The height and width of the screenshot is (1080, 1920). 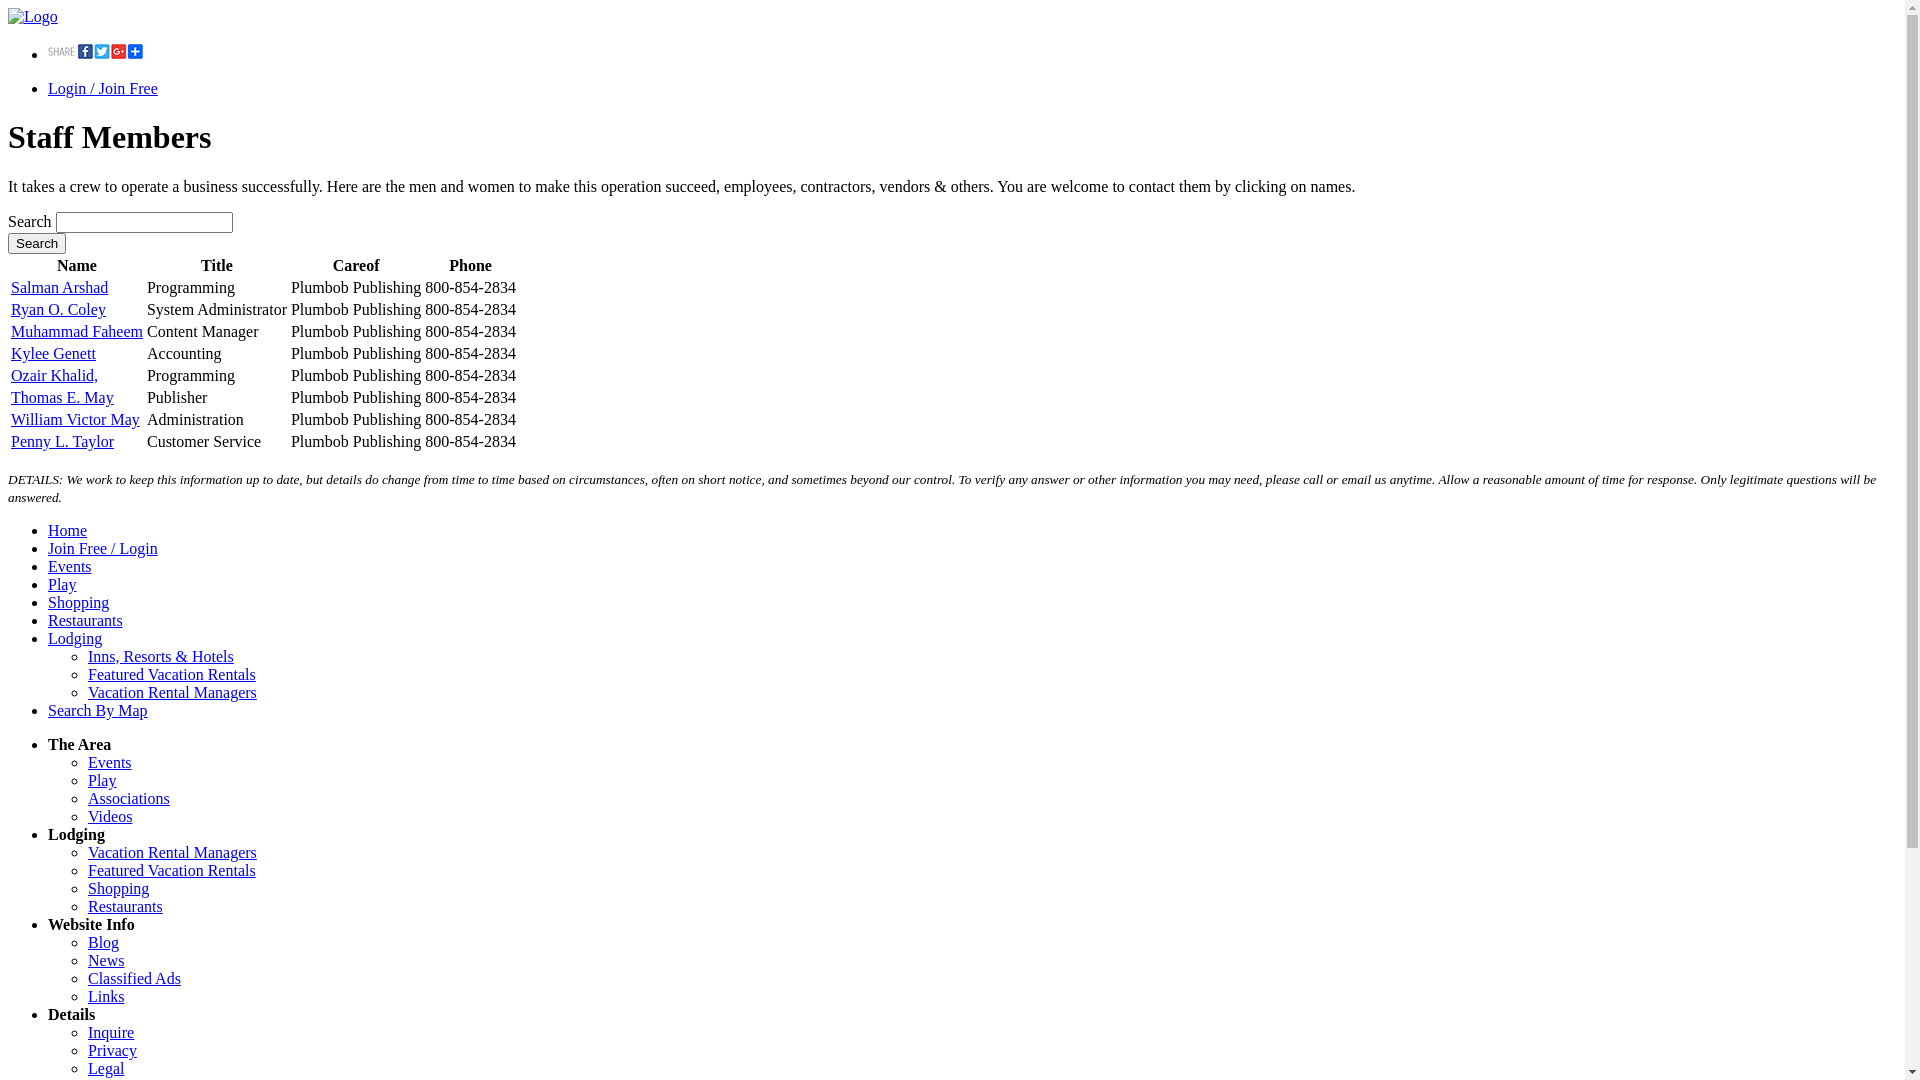 What do you see at coordinates (117, 887) in the screenshot?
I see `'Shopping'` at bounding box center [117, 887].